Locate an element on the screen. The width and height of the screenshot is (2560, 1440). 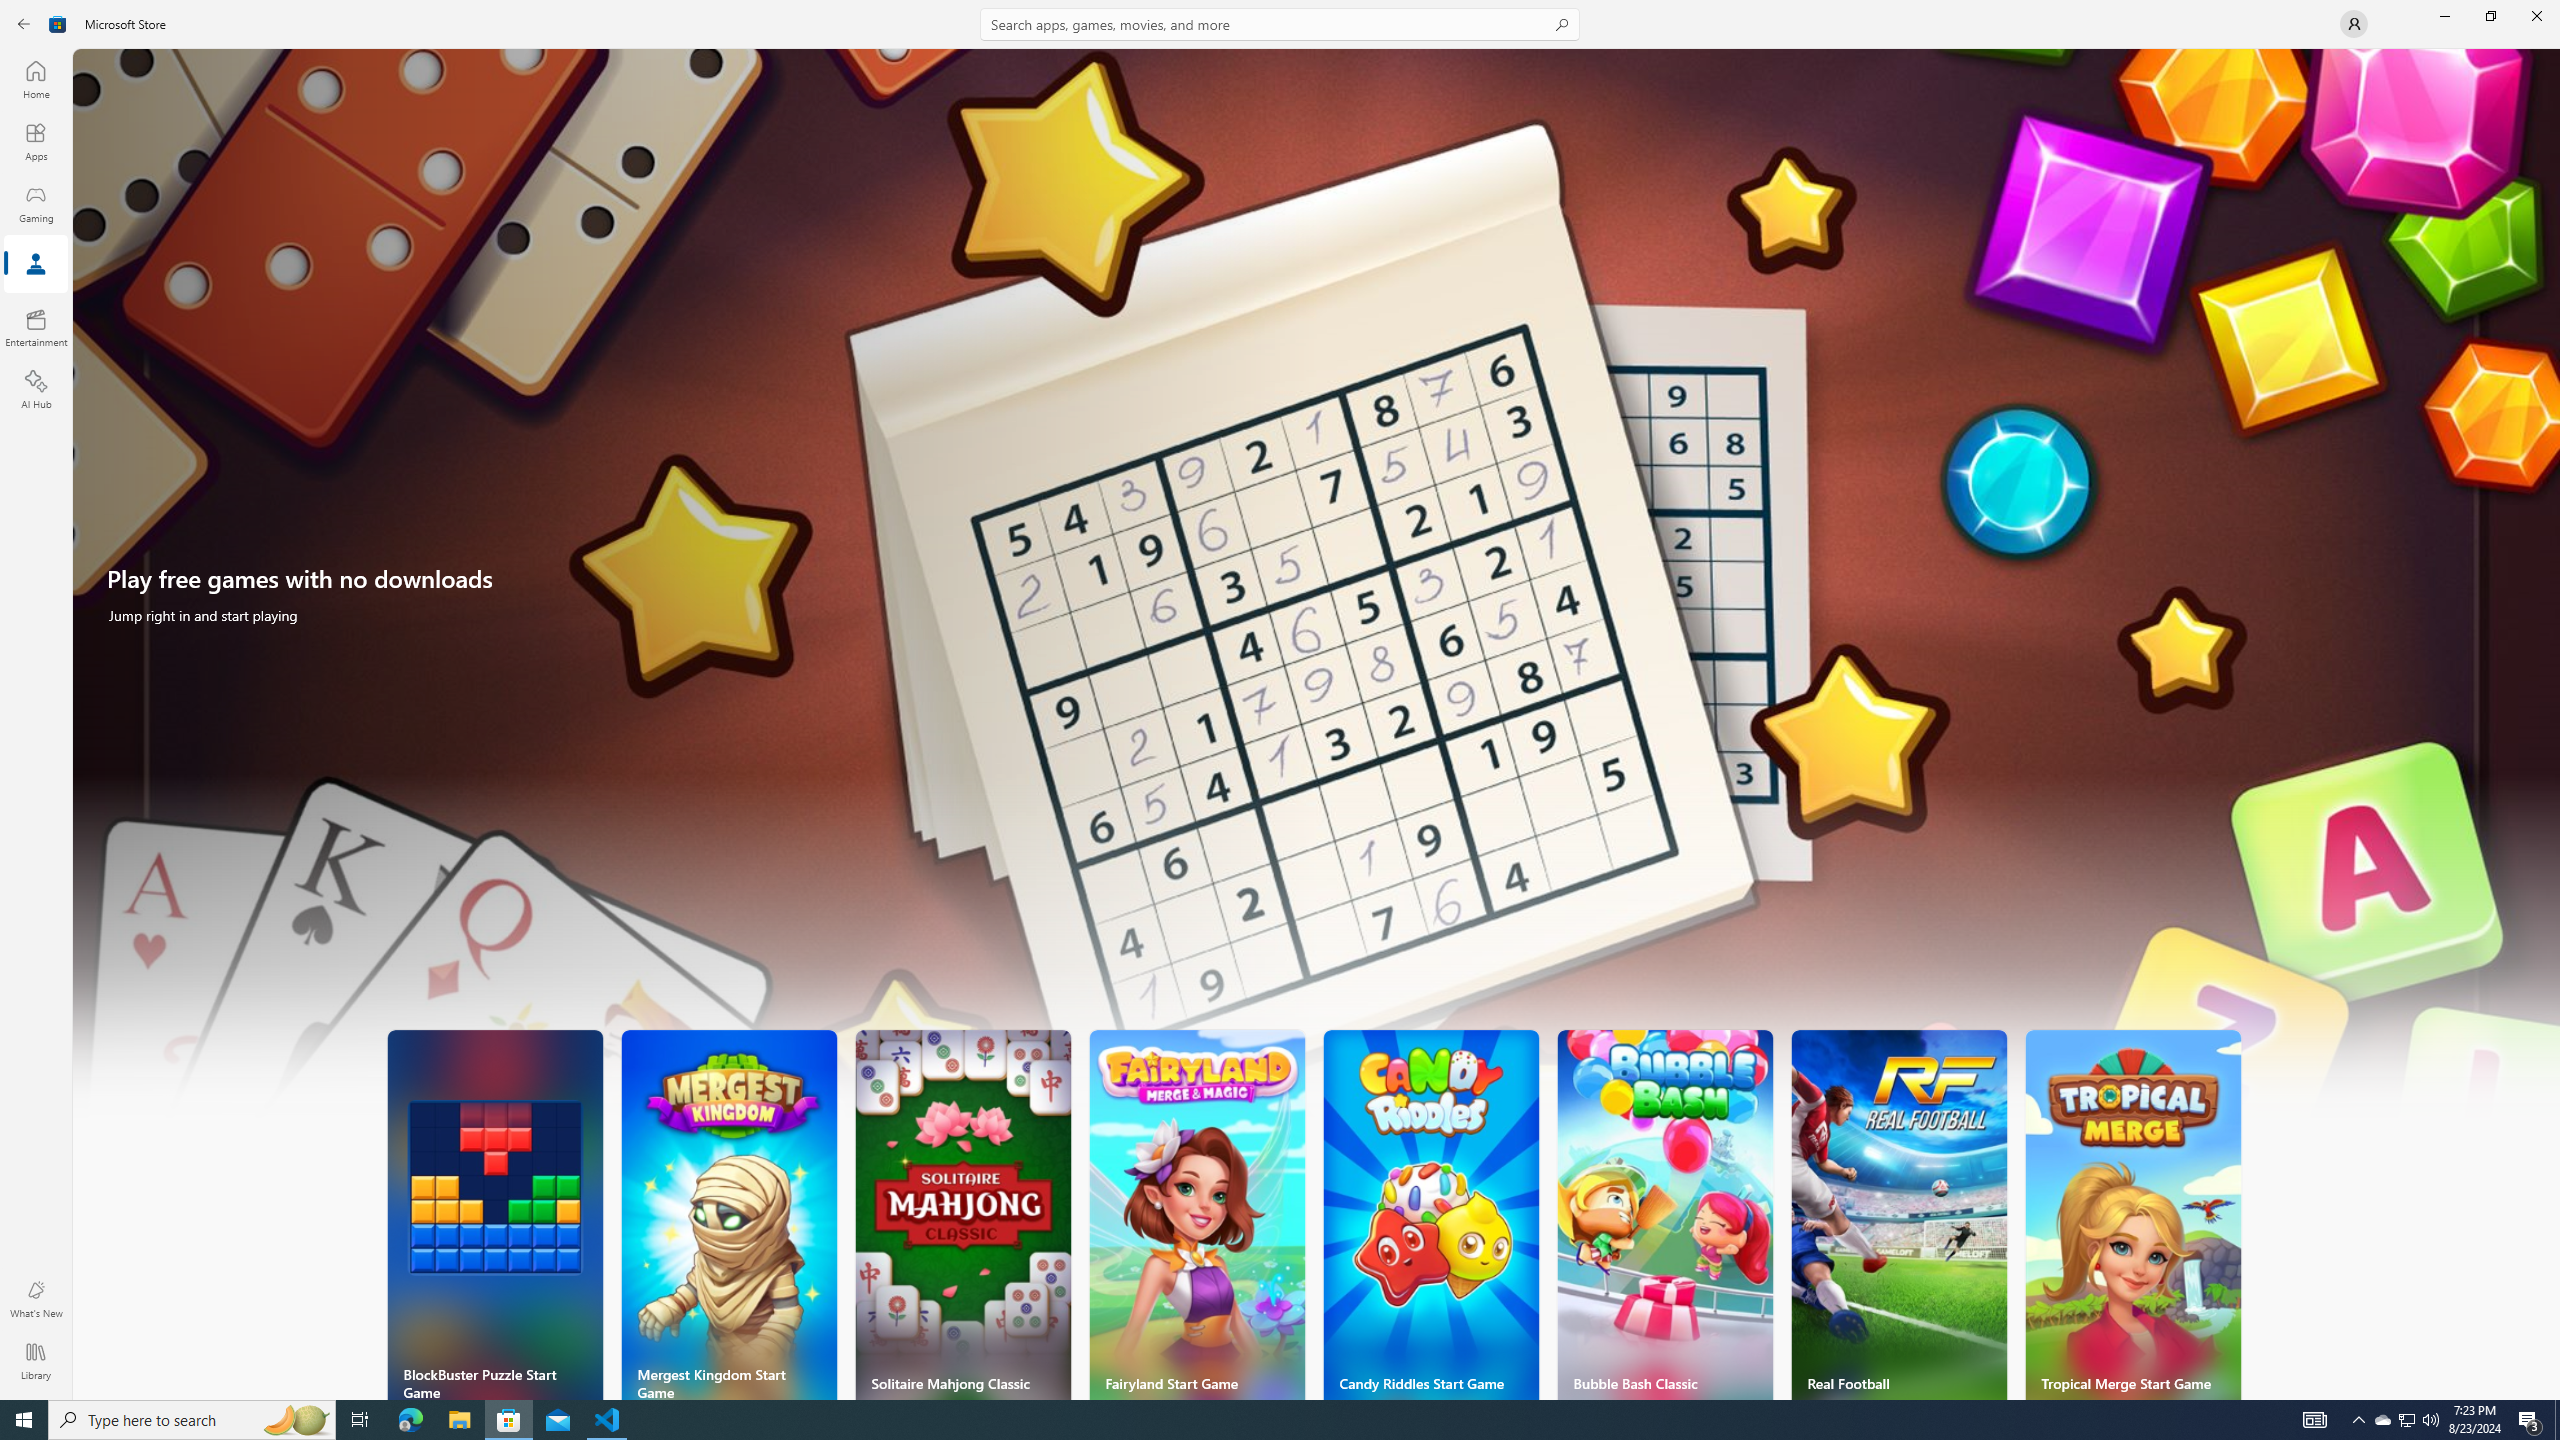
'Entertainment' is located at coordinates (34, 326).